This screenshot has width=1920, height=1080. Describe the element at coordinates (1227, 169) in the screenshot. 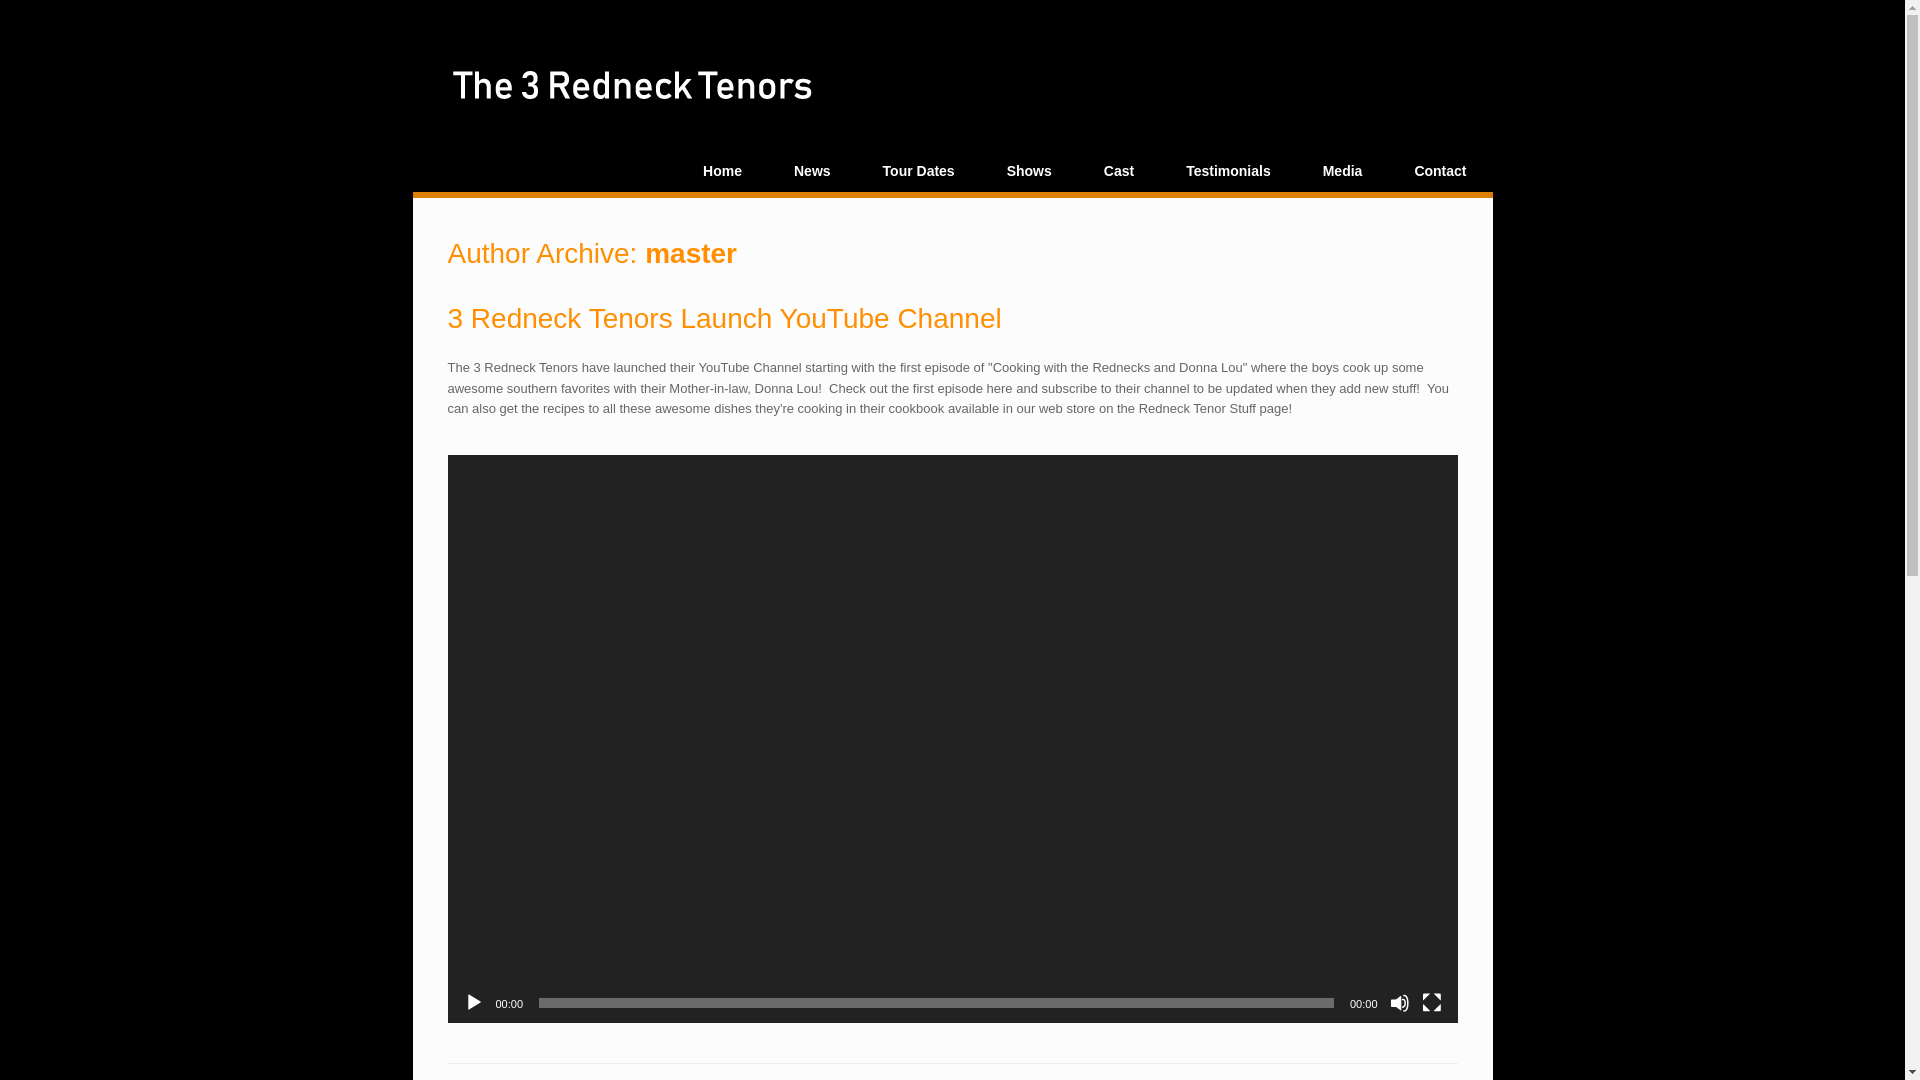

I see `'Testimonials'` at that location.